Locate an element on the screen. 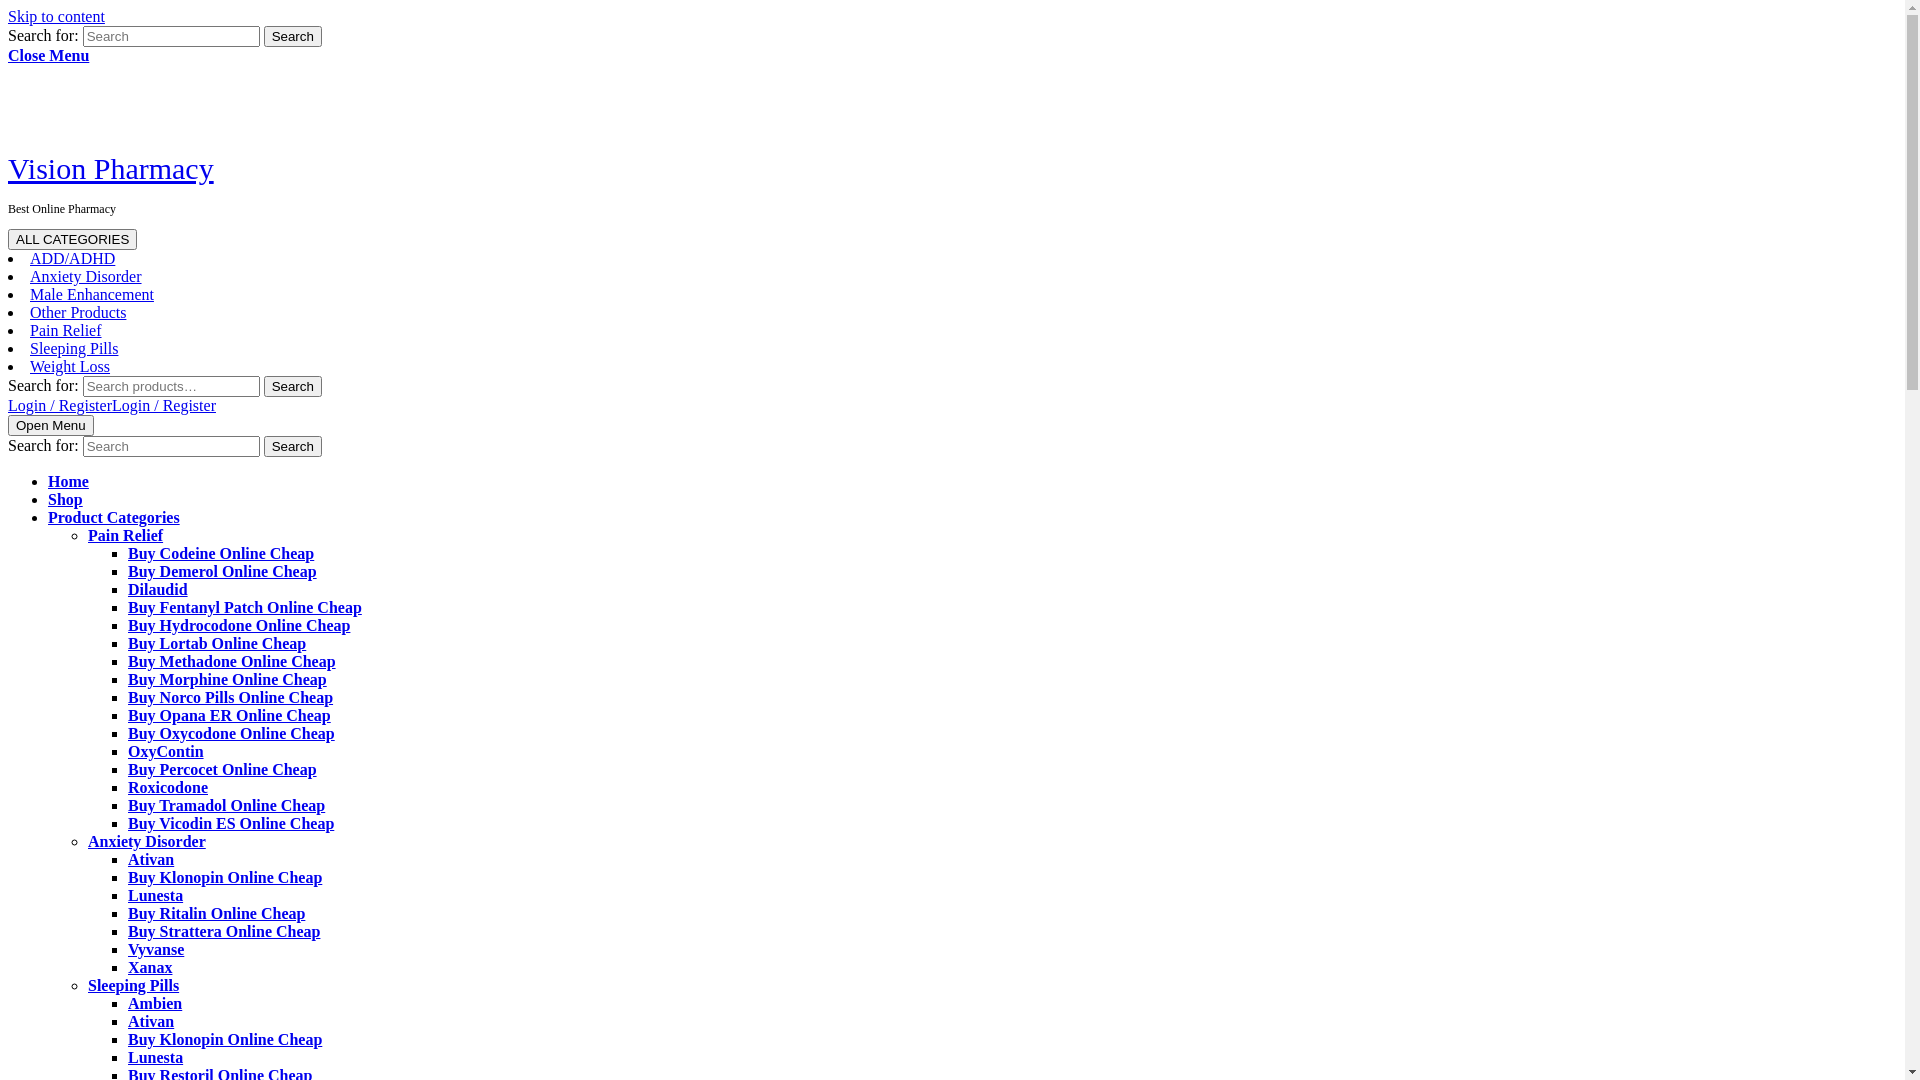  'Dilaudid' is located at coordinates (157, 588).